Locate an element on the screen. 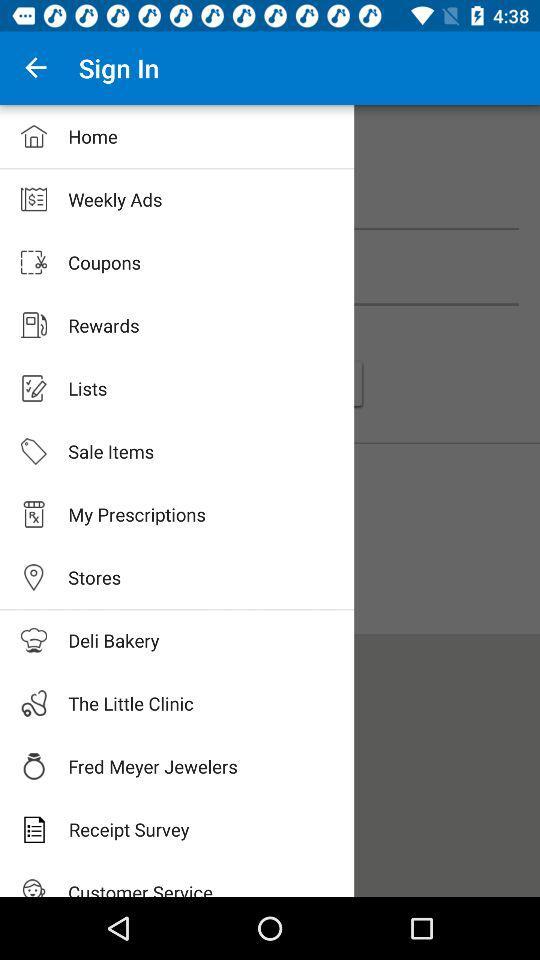 The width and height of the screenshot is (540, 960). stores is located at coordinates (112, 576).